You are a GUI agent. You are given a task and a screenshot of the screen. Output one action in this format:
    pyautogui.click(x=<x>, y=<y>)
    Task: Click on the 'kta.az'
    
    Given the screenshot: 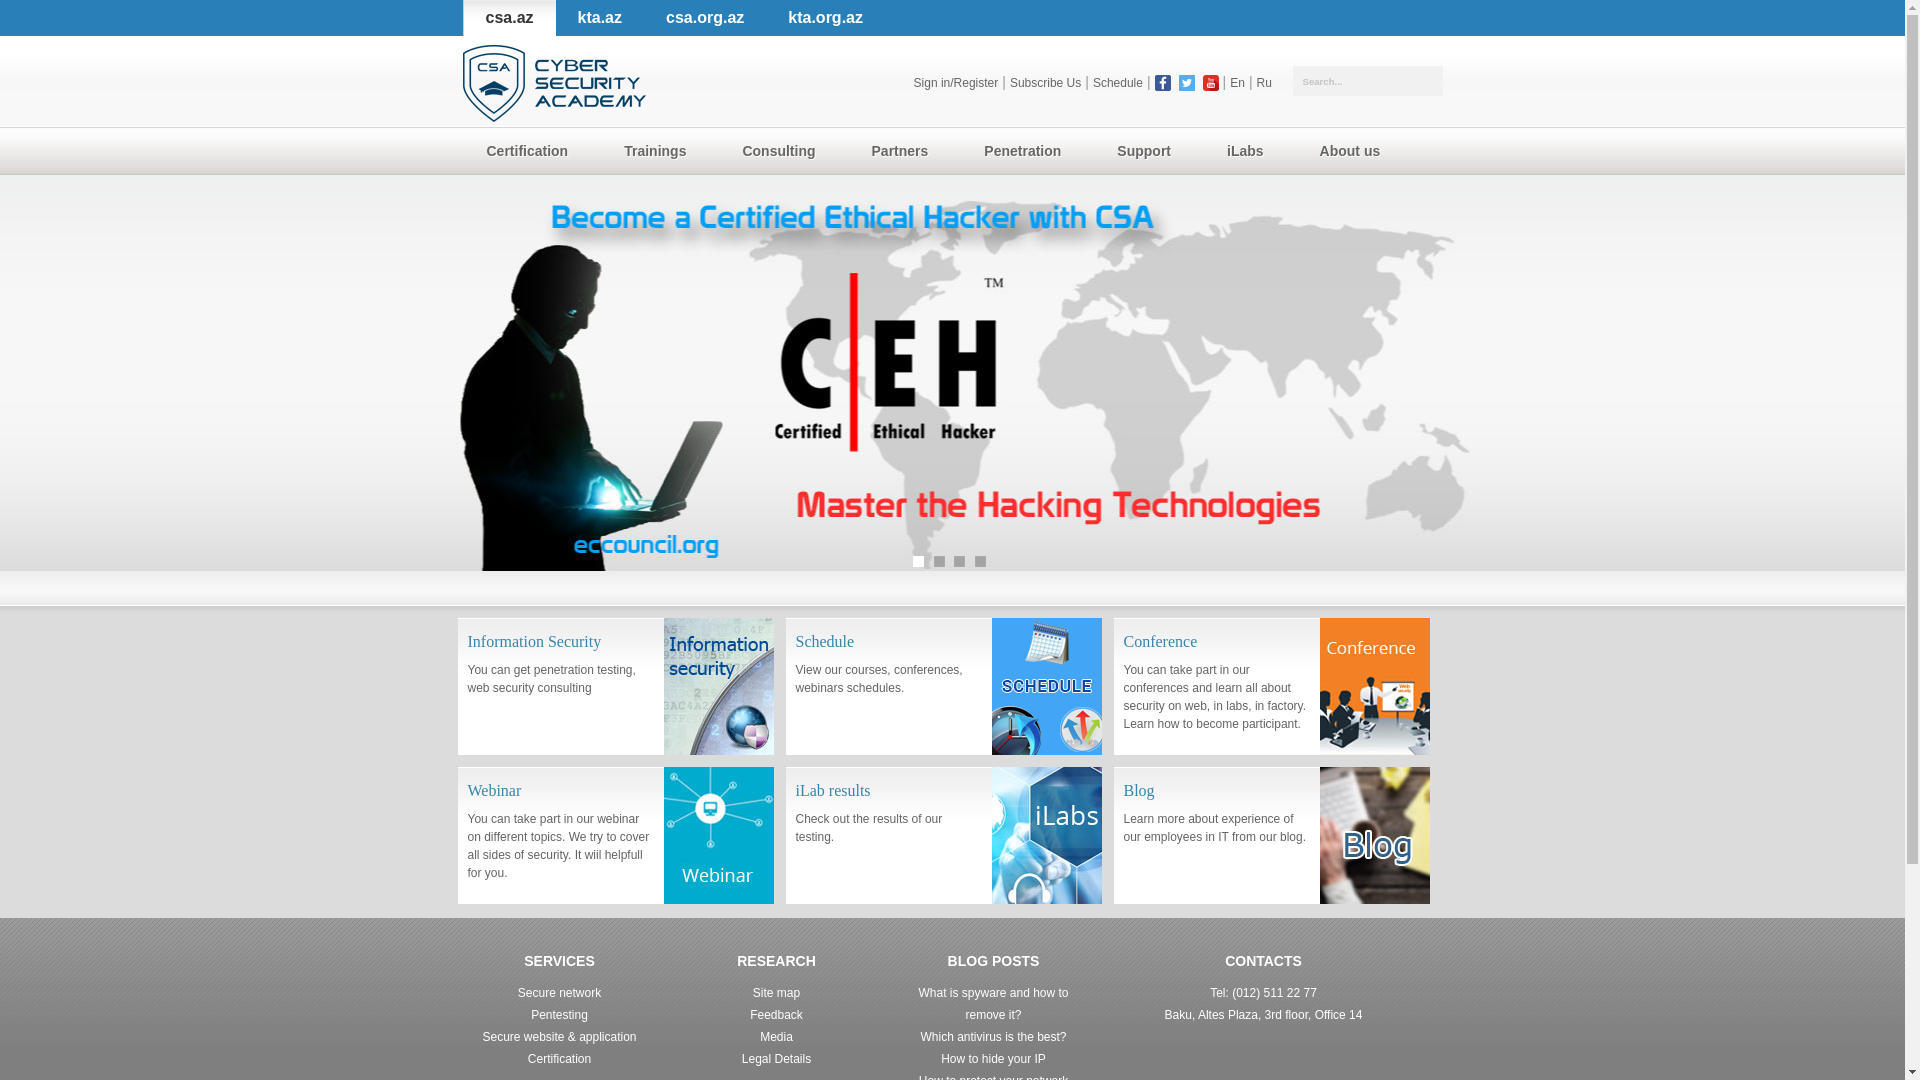 What is the action you would take?
    pyautogui.click(x=599, y=18)
    